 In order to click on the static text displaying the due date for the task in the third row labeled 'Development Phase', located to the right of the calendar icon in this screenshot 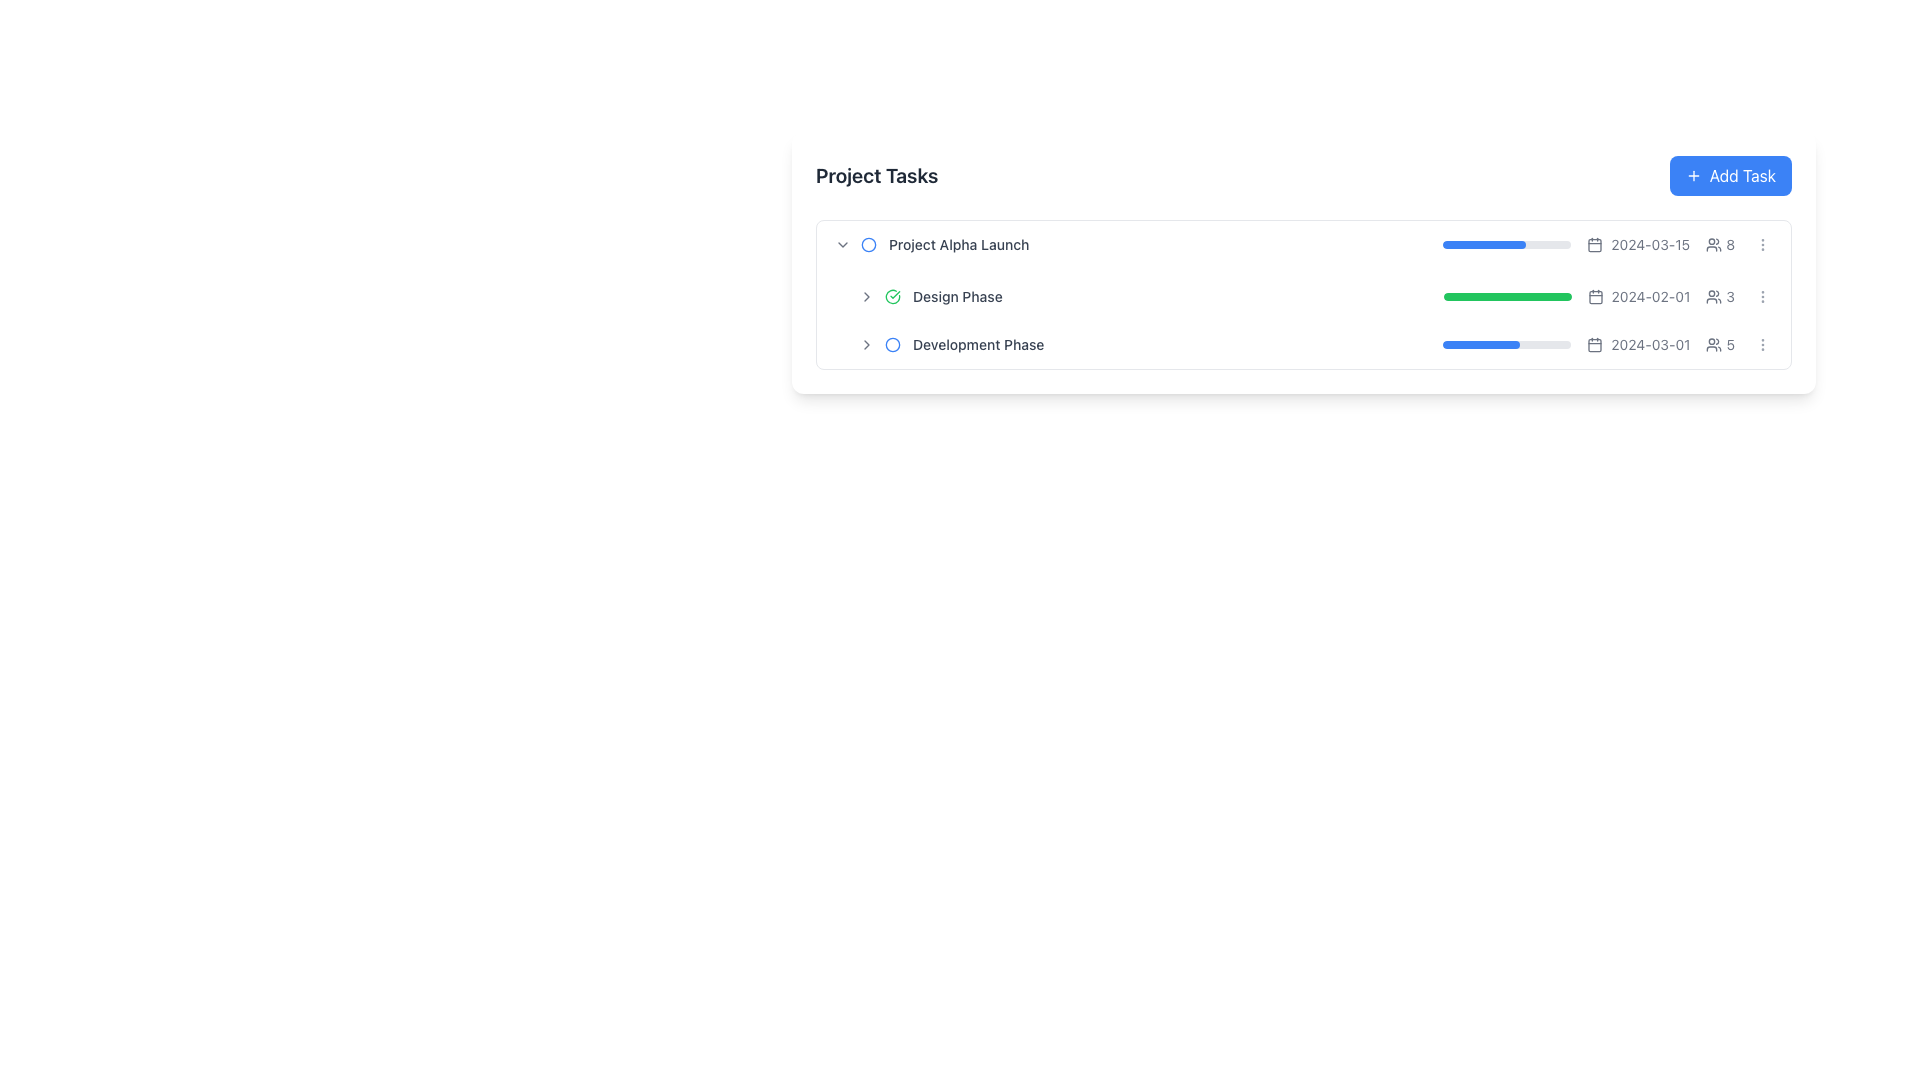, I will do `click(1650, 343)`.